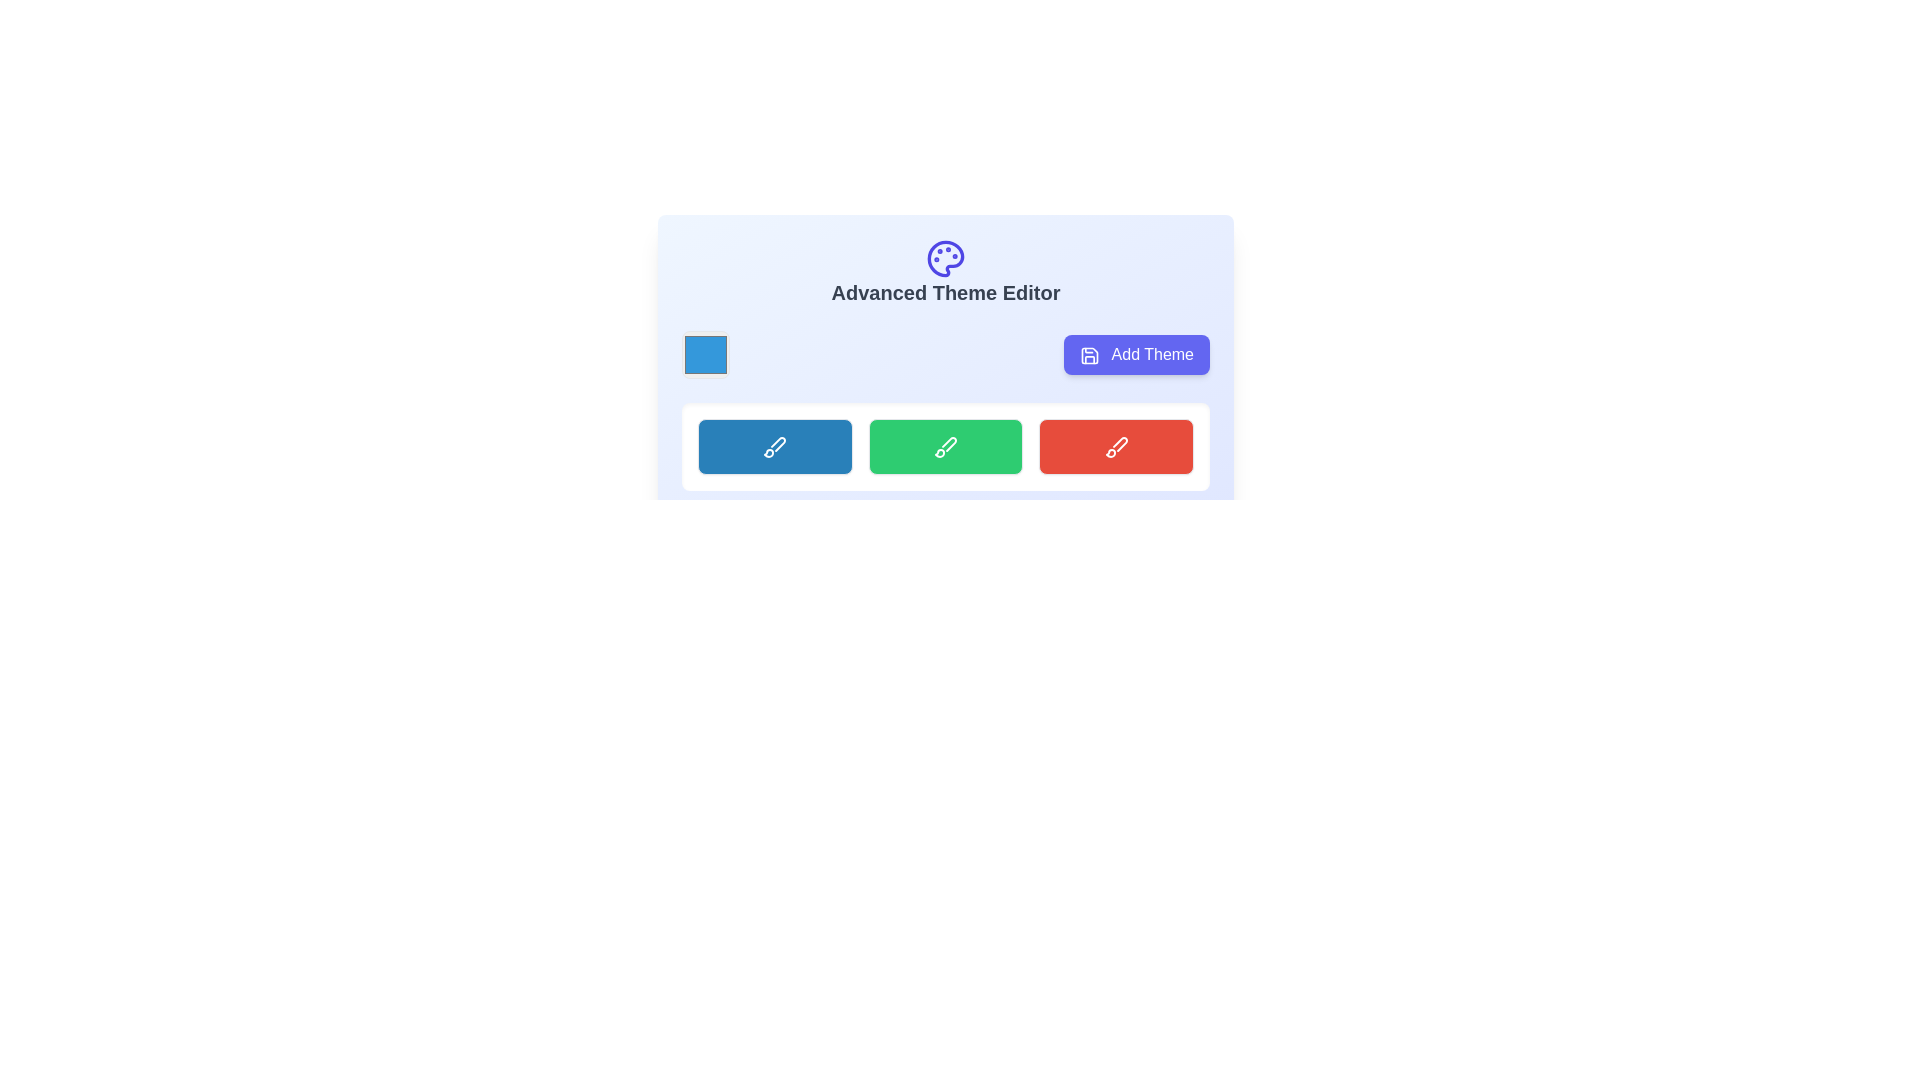 The image size is (1920, 1080). What do you see at coordinates (1115, 446) in the screenshot?
I see `the rectangular button with a red background and white brush icon, located on the bottom row of the grid layout as the third button` at bounding box center [1115, 446].